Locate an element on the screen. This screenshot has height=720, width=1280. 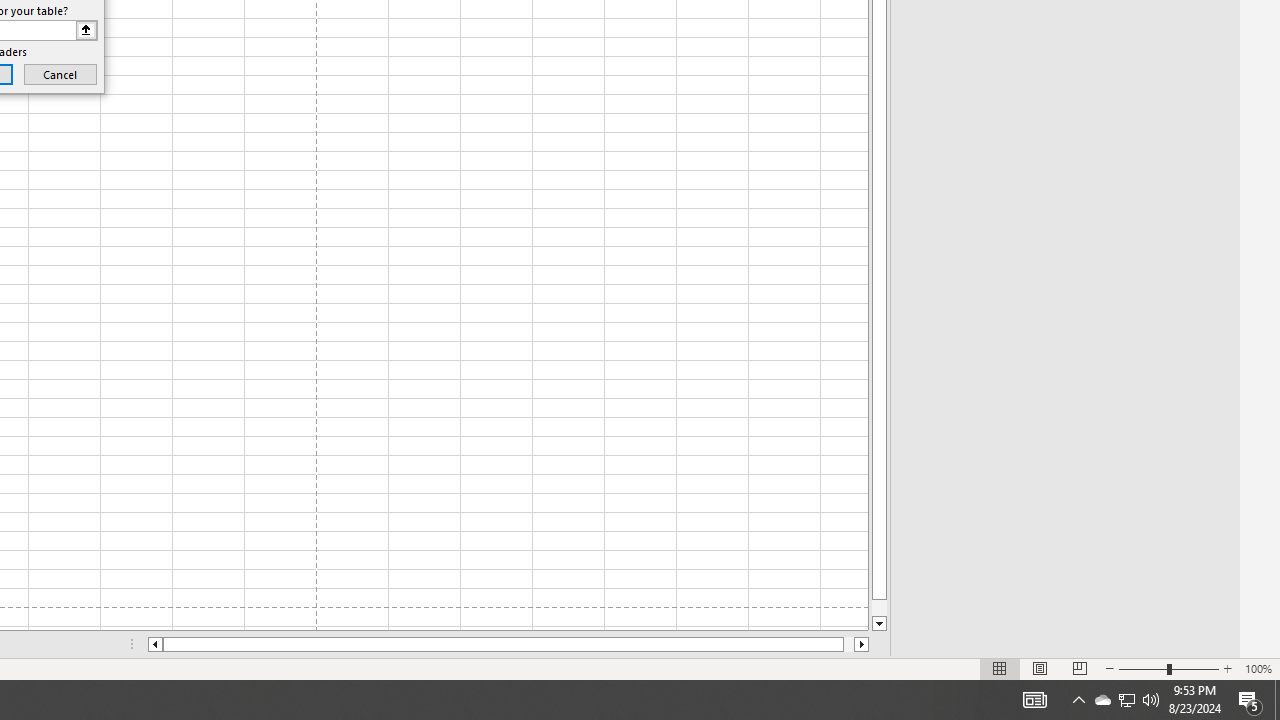
'Zoom In' is located at coordinates (1226, 669).